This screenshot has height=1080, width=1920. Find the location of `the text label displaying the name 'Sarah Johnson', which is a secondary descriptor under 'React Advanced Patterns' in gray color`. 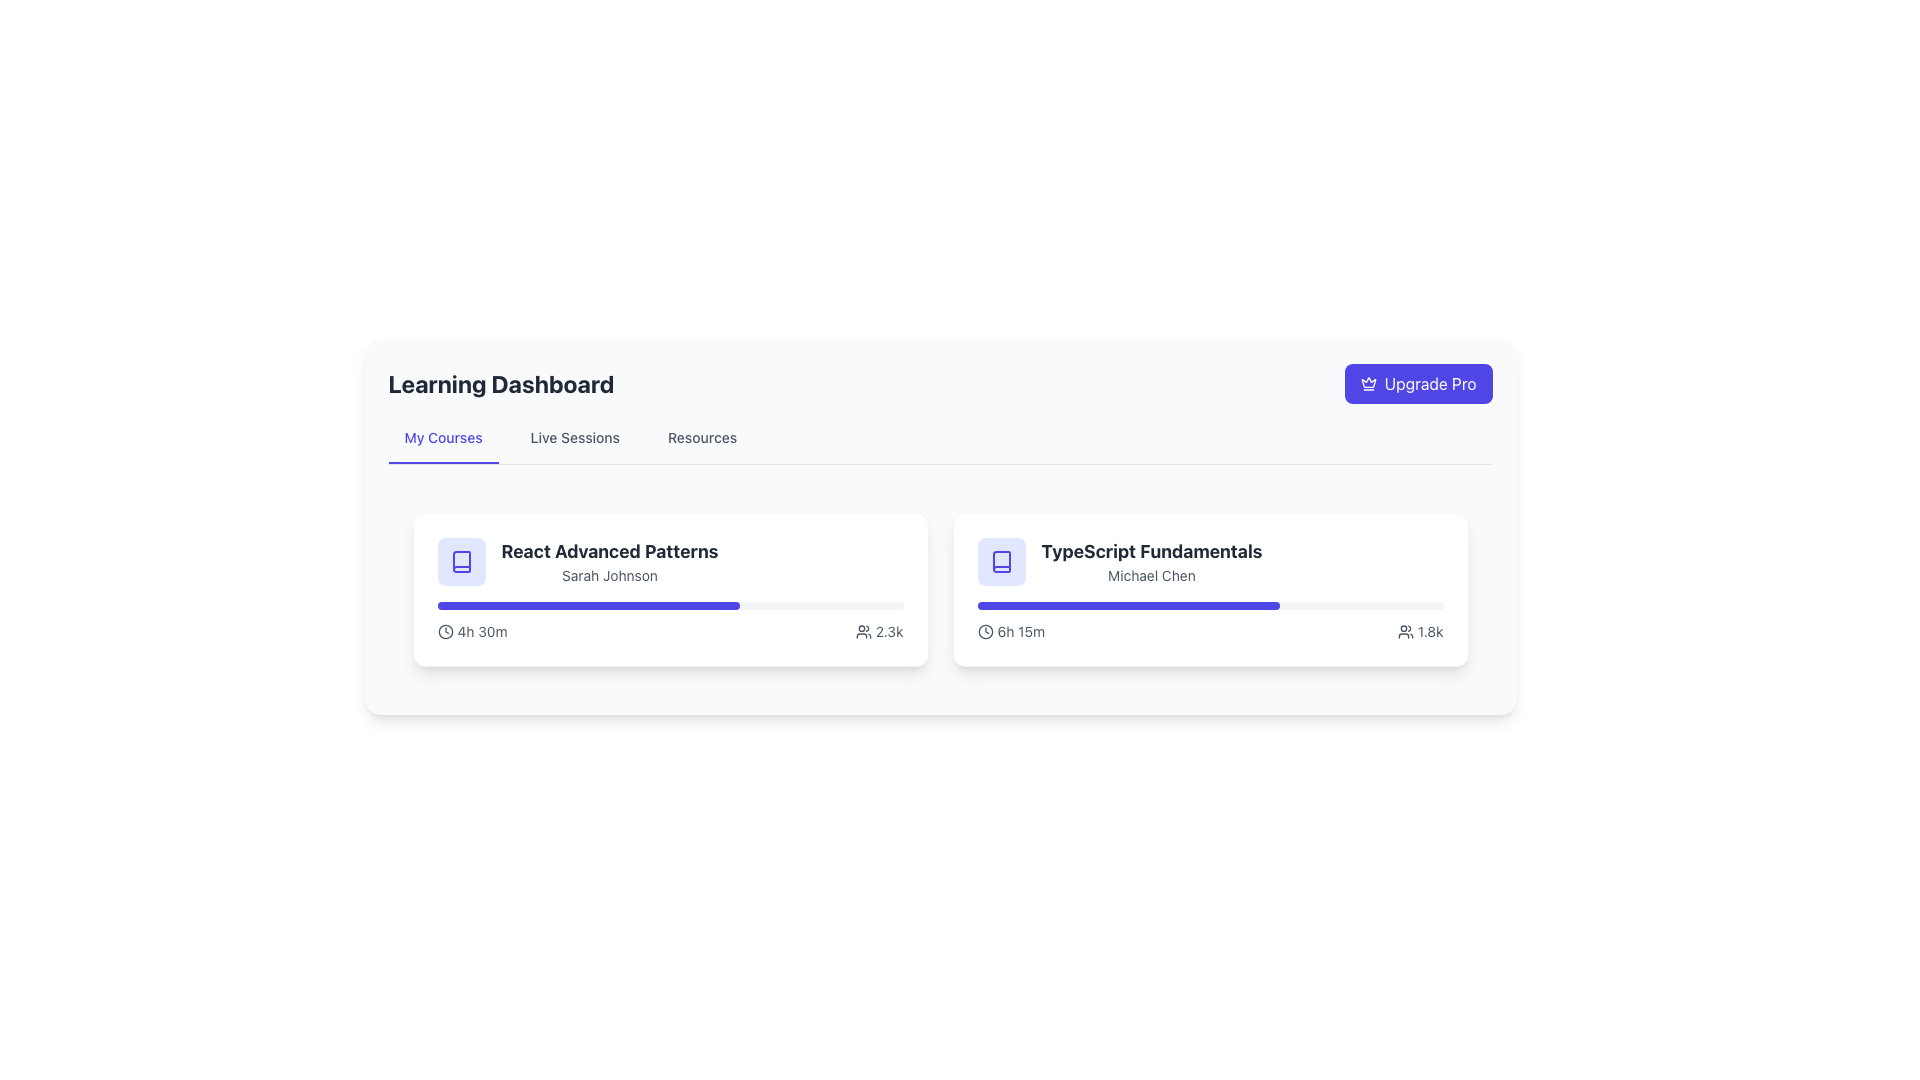

the text label displaying the name 'Sarah Johnson', which is a secondary descriptor under 'React Advanced Patterns' in gray color is located at coordinates (608, 575).